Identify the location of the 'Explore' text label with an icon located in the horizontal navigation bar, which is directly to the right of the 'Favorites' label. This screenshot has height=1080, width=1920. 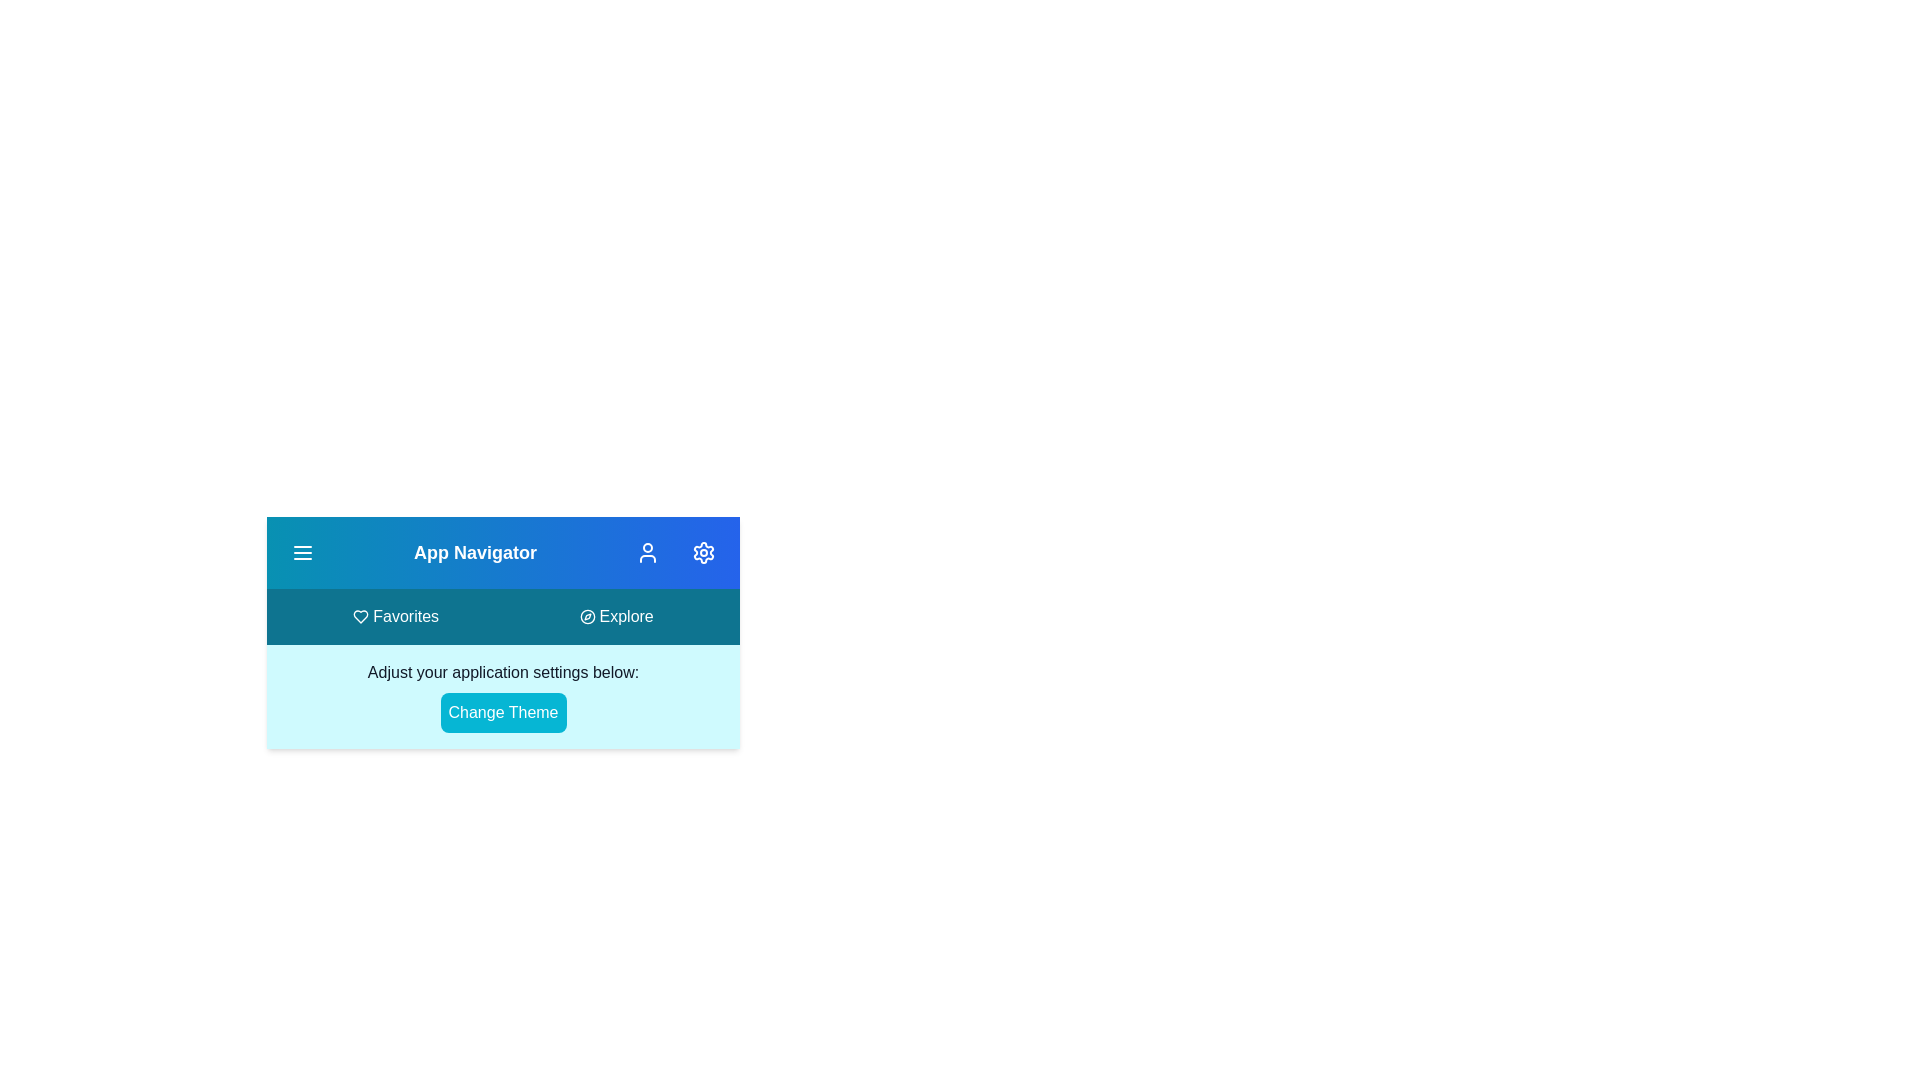
(615, 616).